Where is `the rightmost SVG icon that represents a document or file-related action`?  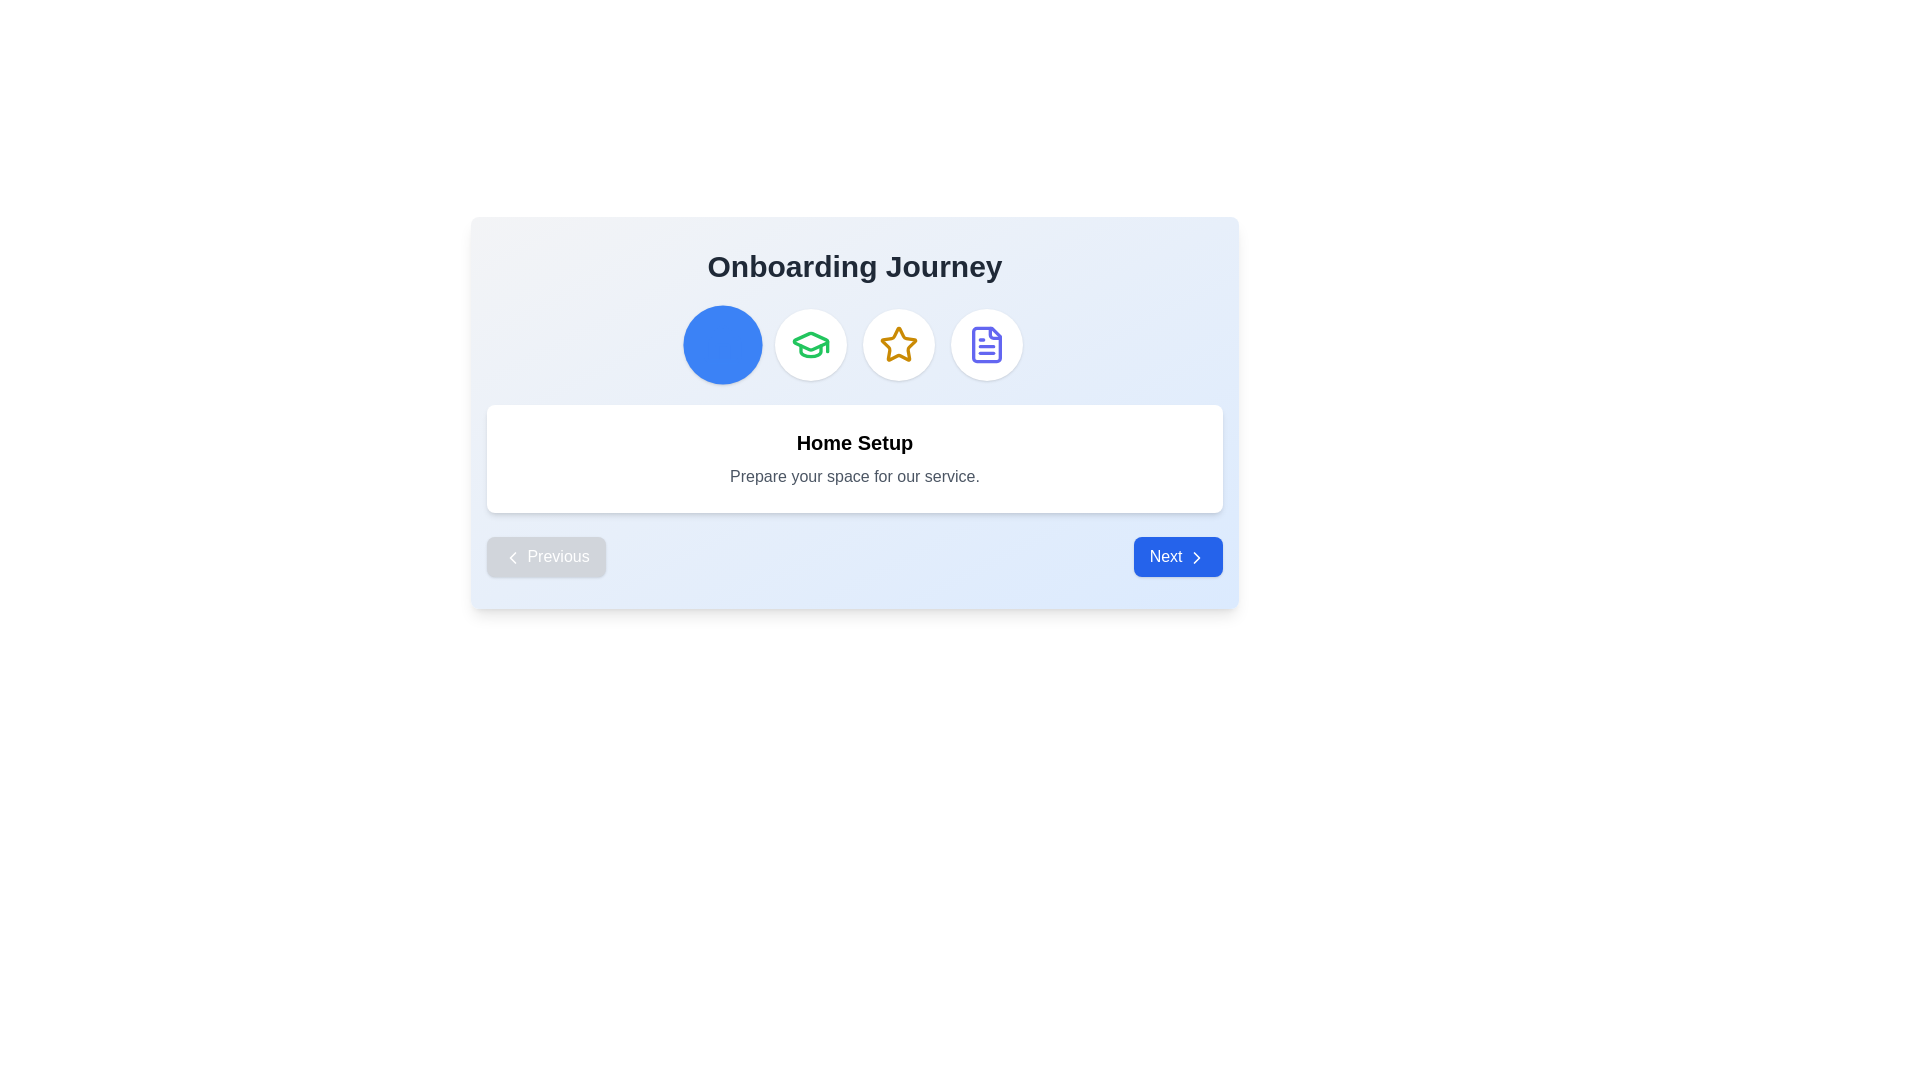 the rightmost SVG icon that represents a document or file-related action is located at coordinates (987, 343).